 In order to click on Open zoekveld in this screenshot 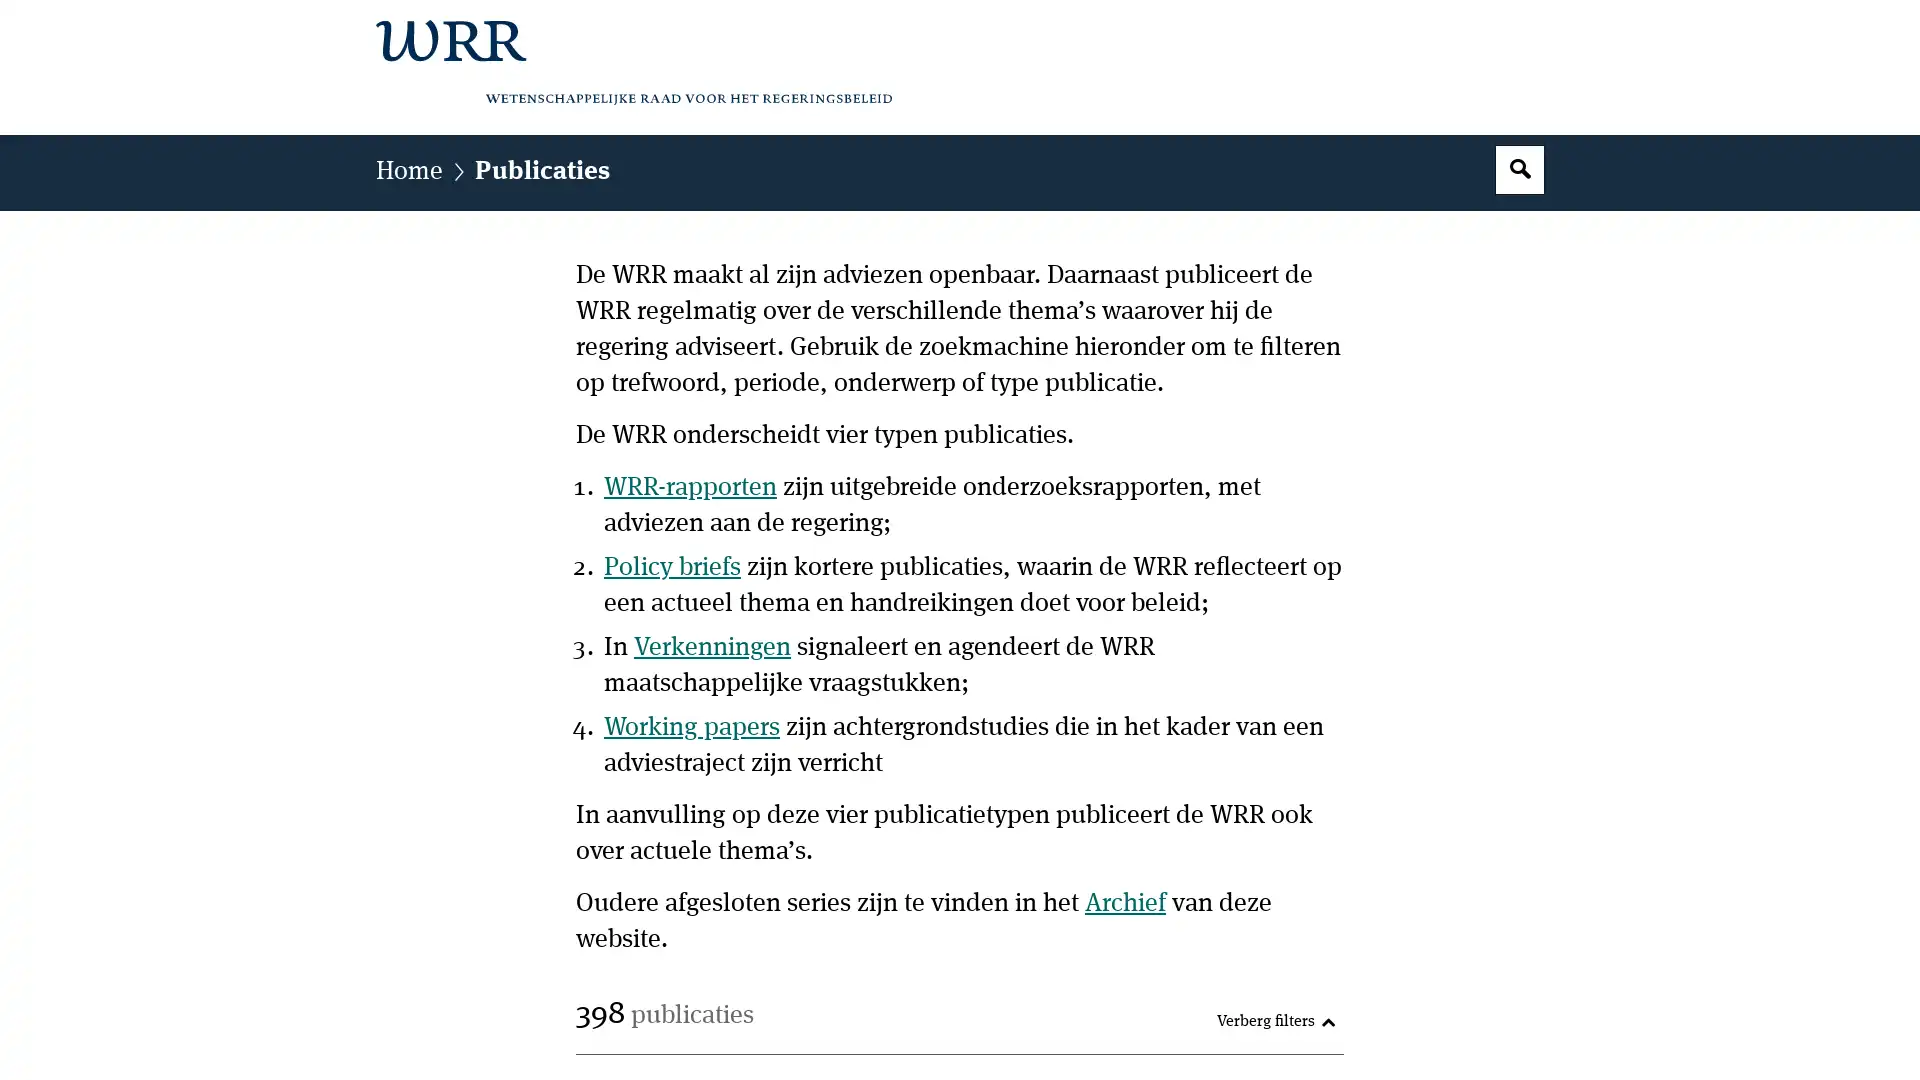, I will do `click(1520, 168)`.